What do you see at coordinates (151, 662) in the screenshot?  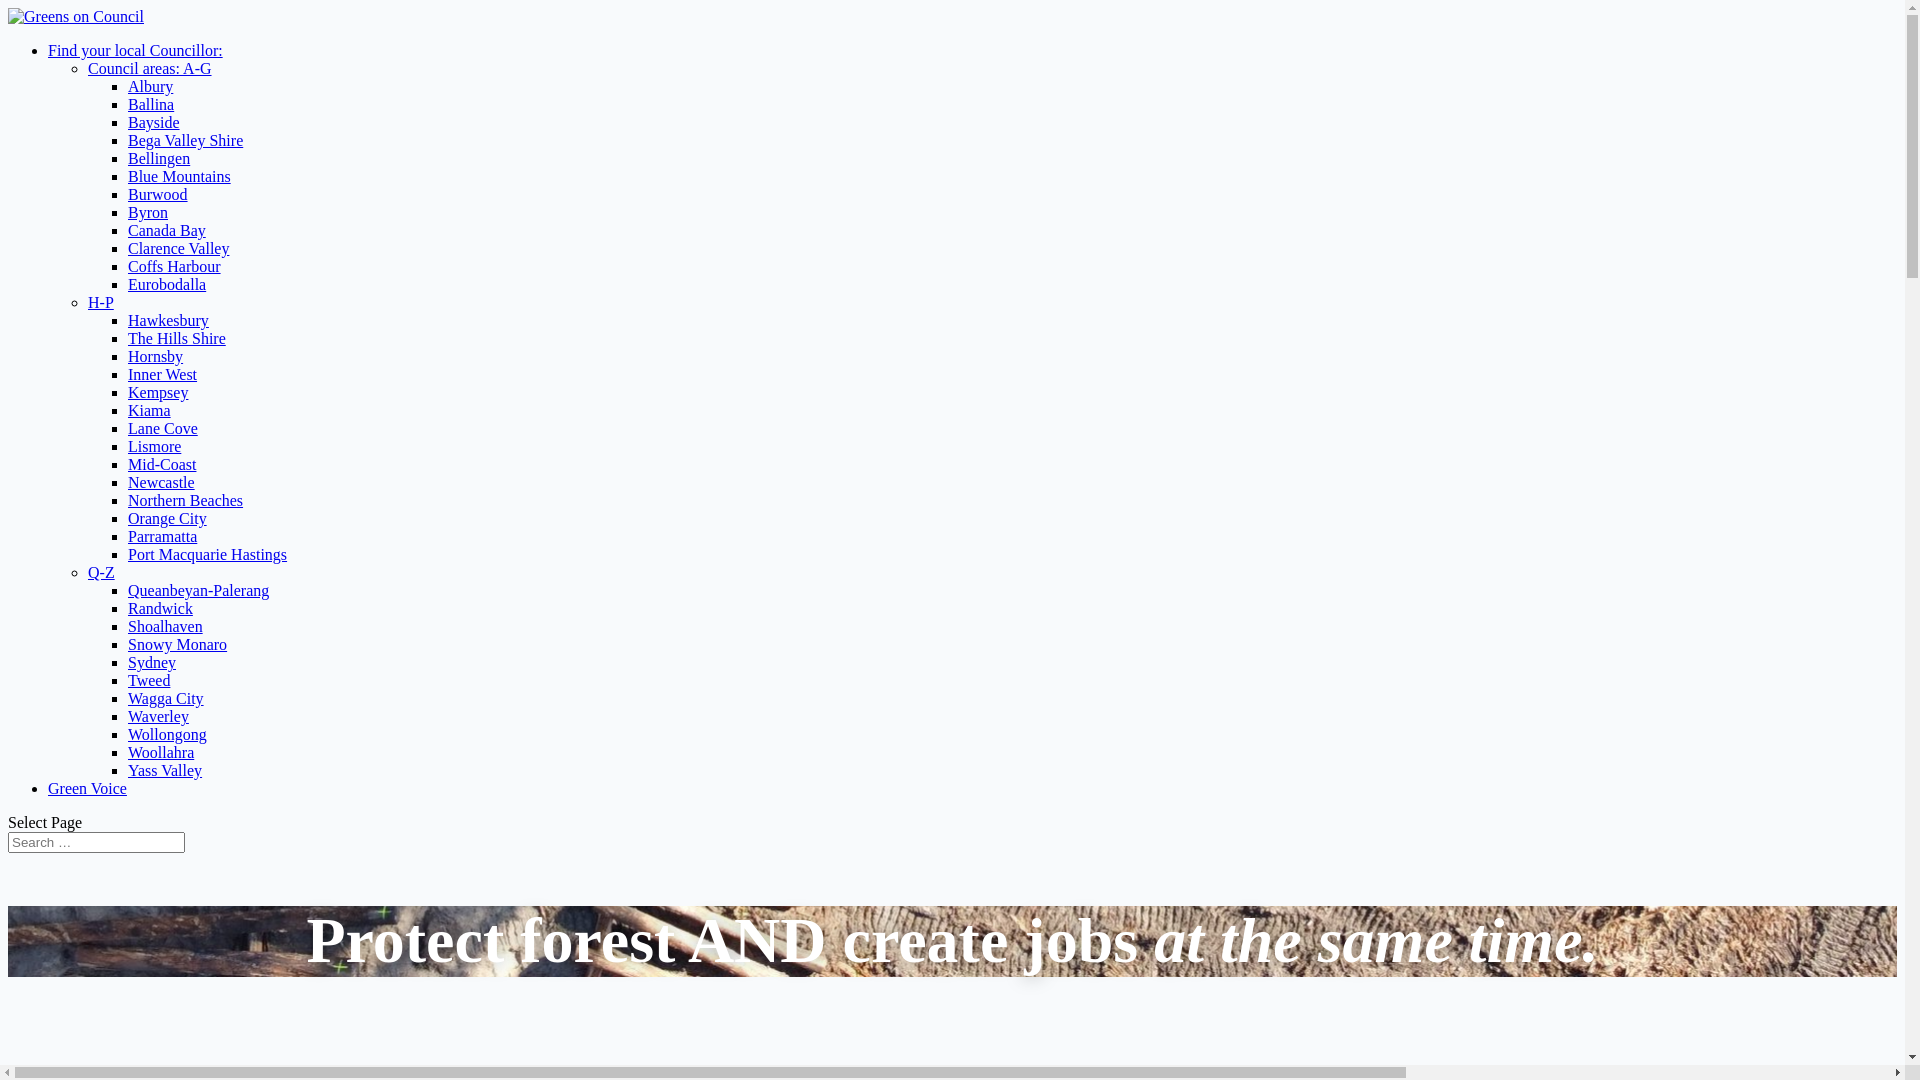 I see `'Sydney'` at bounding box center [151, 662].